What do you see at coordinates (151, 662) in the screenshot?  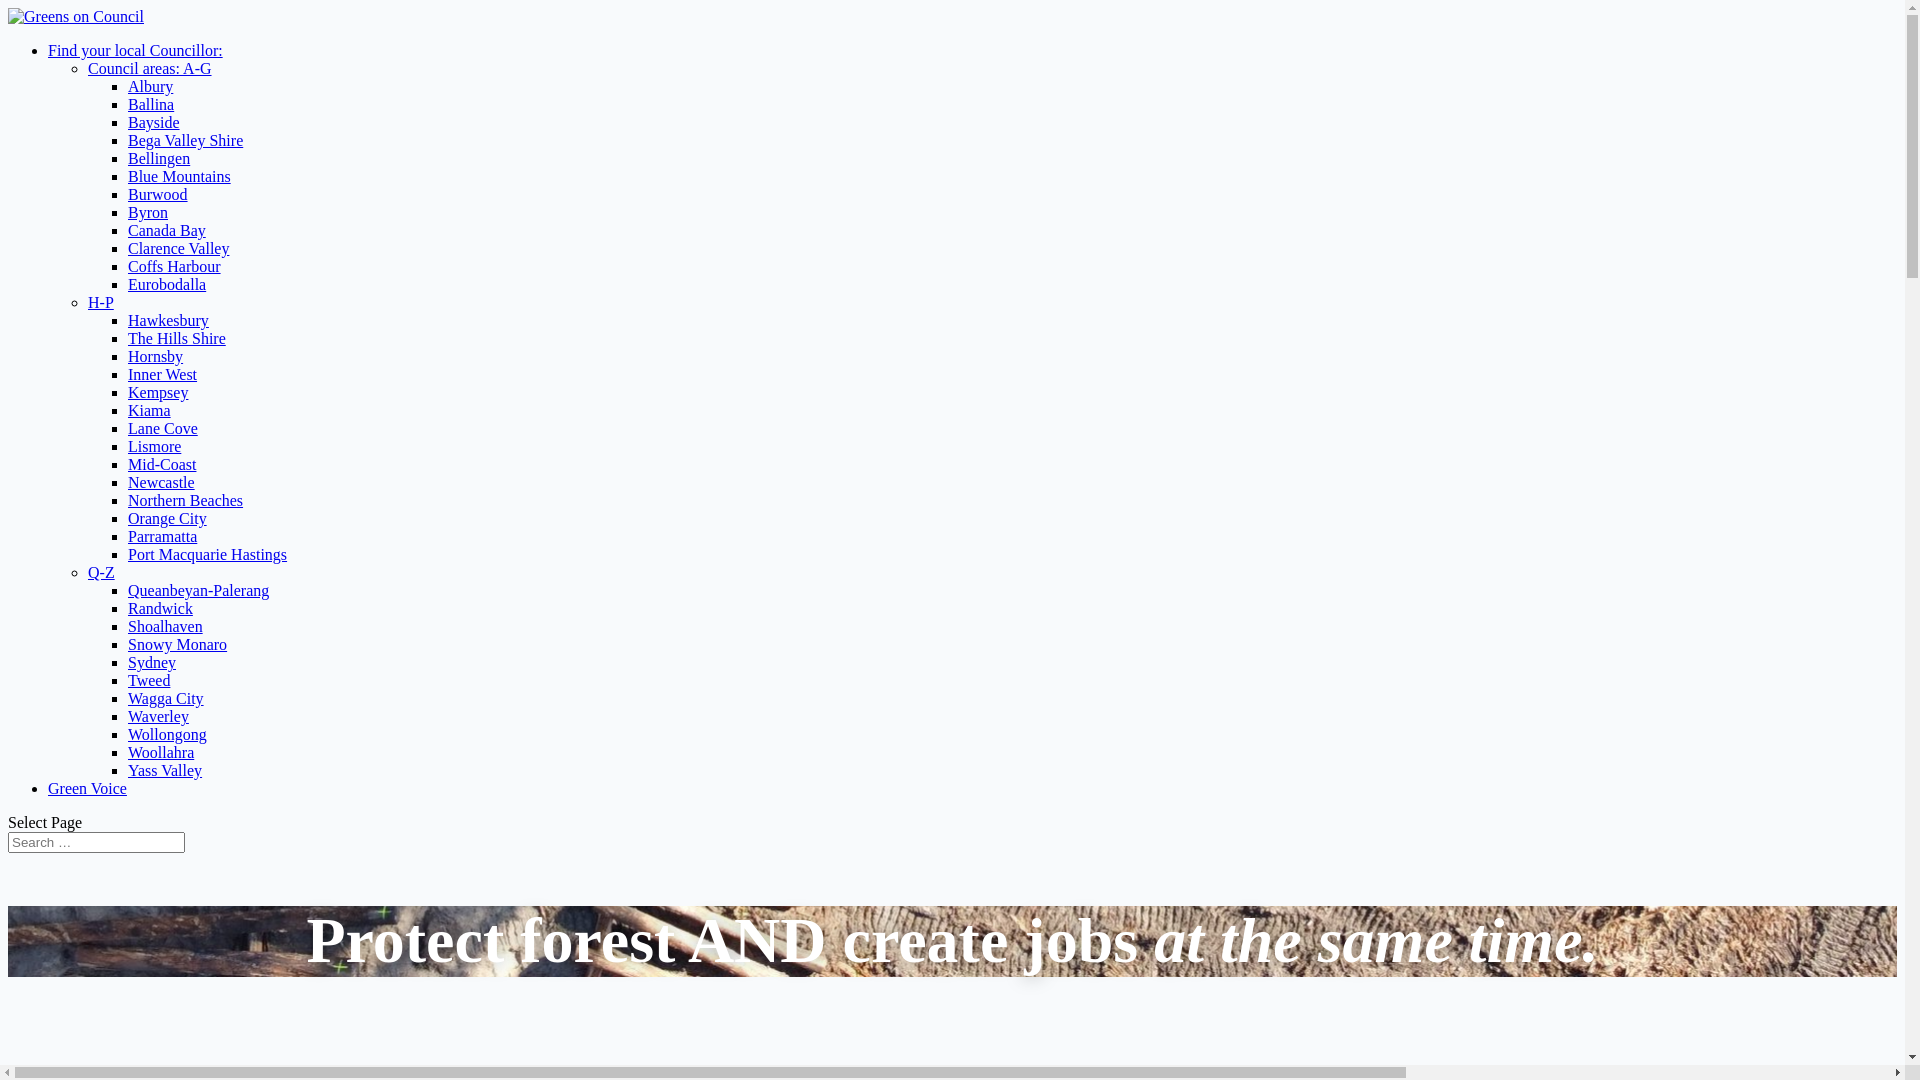 I see `'Sydney'` at bounding box center [151, 662].